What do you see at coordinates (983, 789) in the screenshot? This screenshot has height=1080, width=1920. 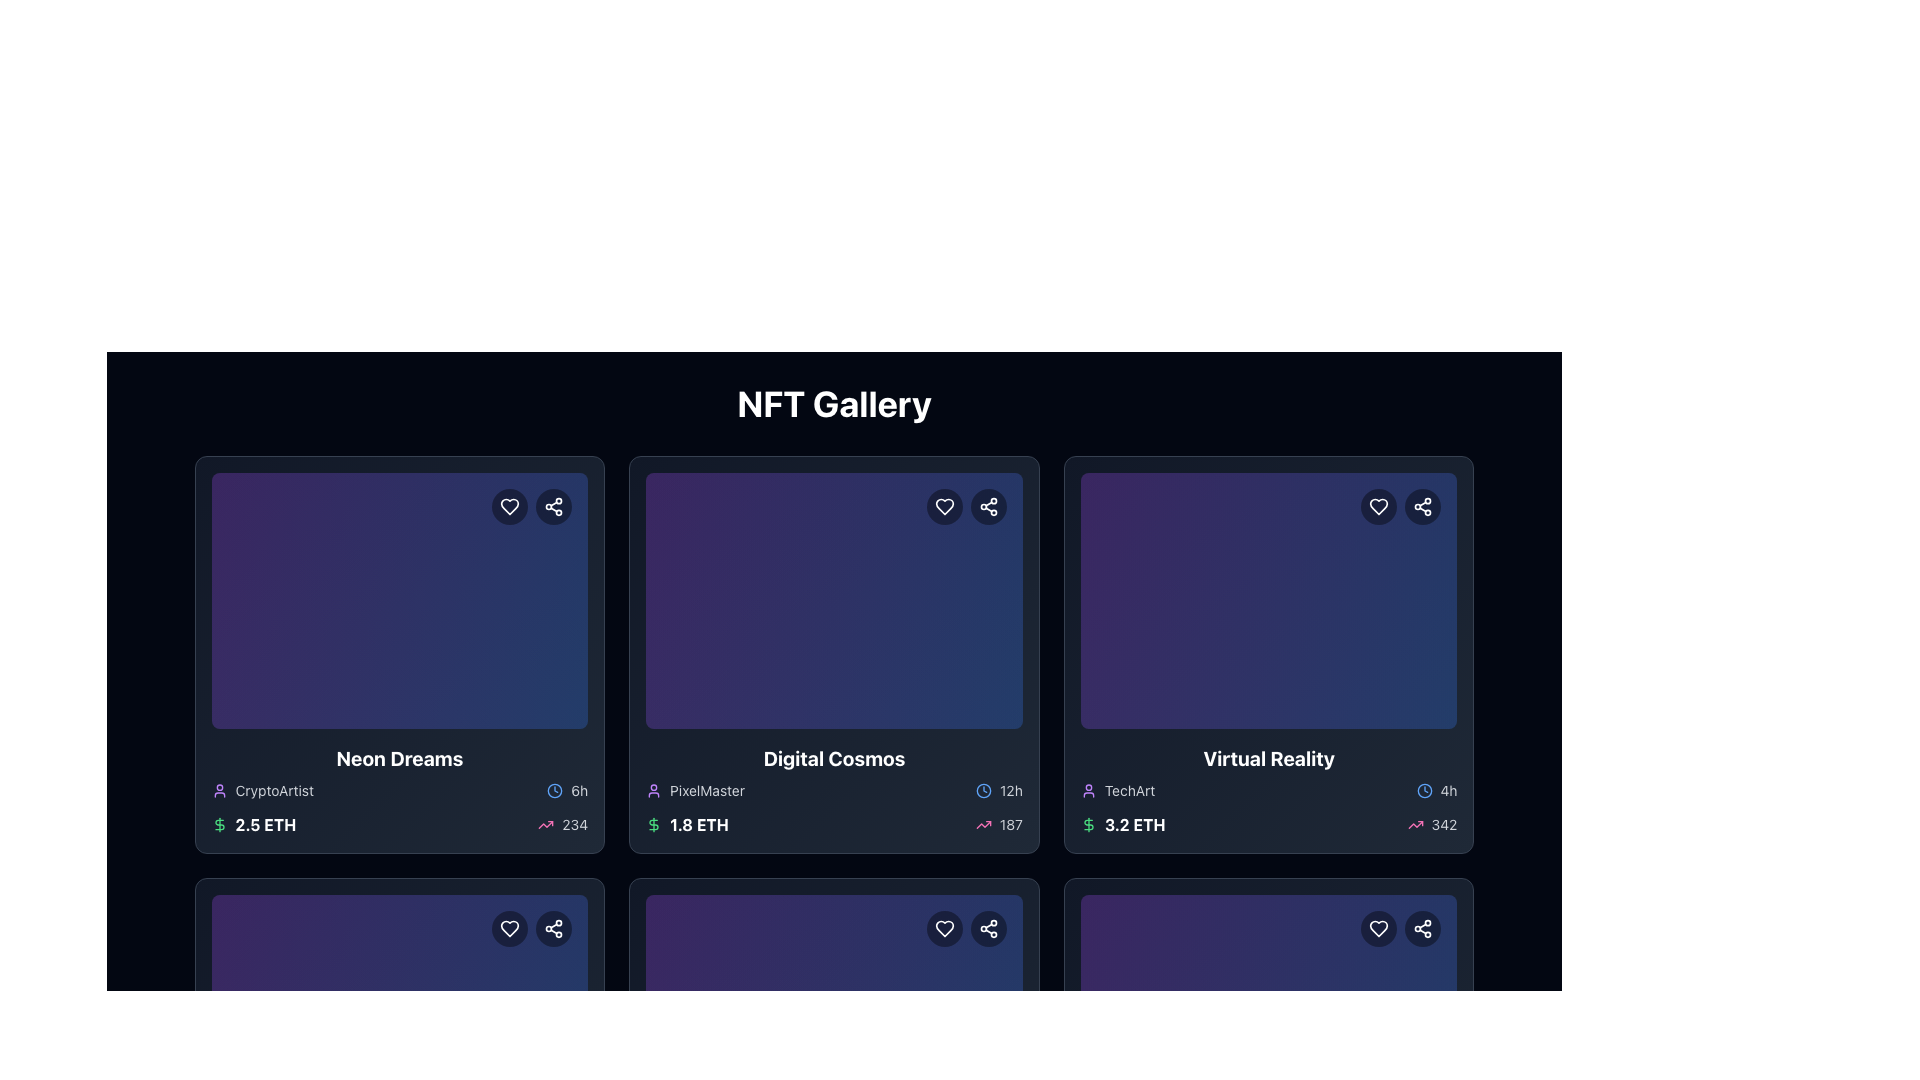 I see `the decorative clock face element located at the top-right corner inside the 'Digital Cosmos' card, which symbolizes the clock's time tracking` at bounding box center [983, 789].